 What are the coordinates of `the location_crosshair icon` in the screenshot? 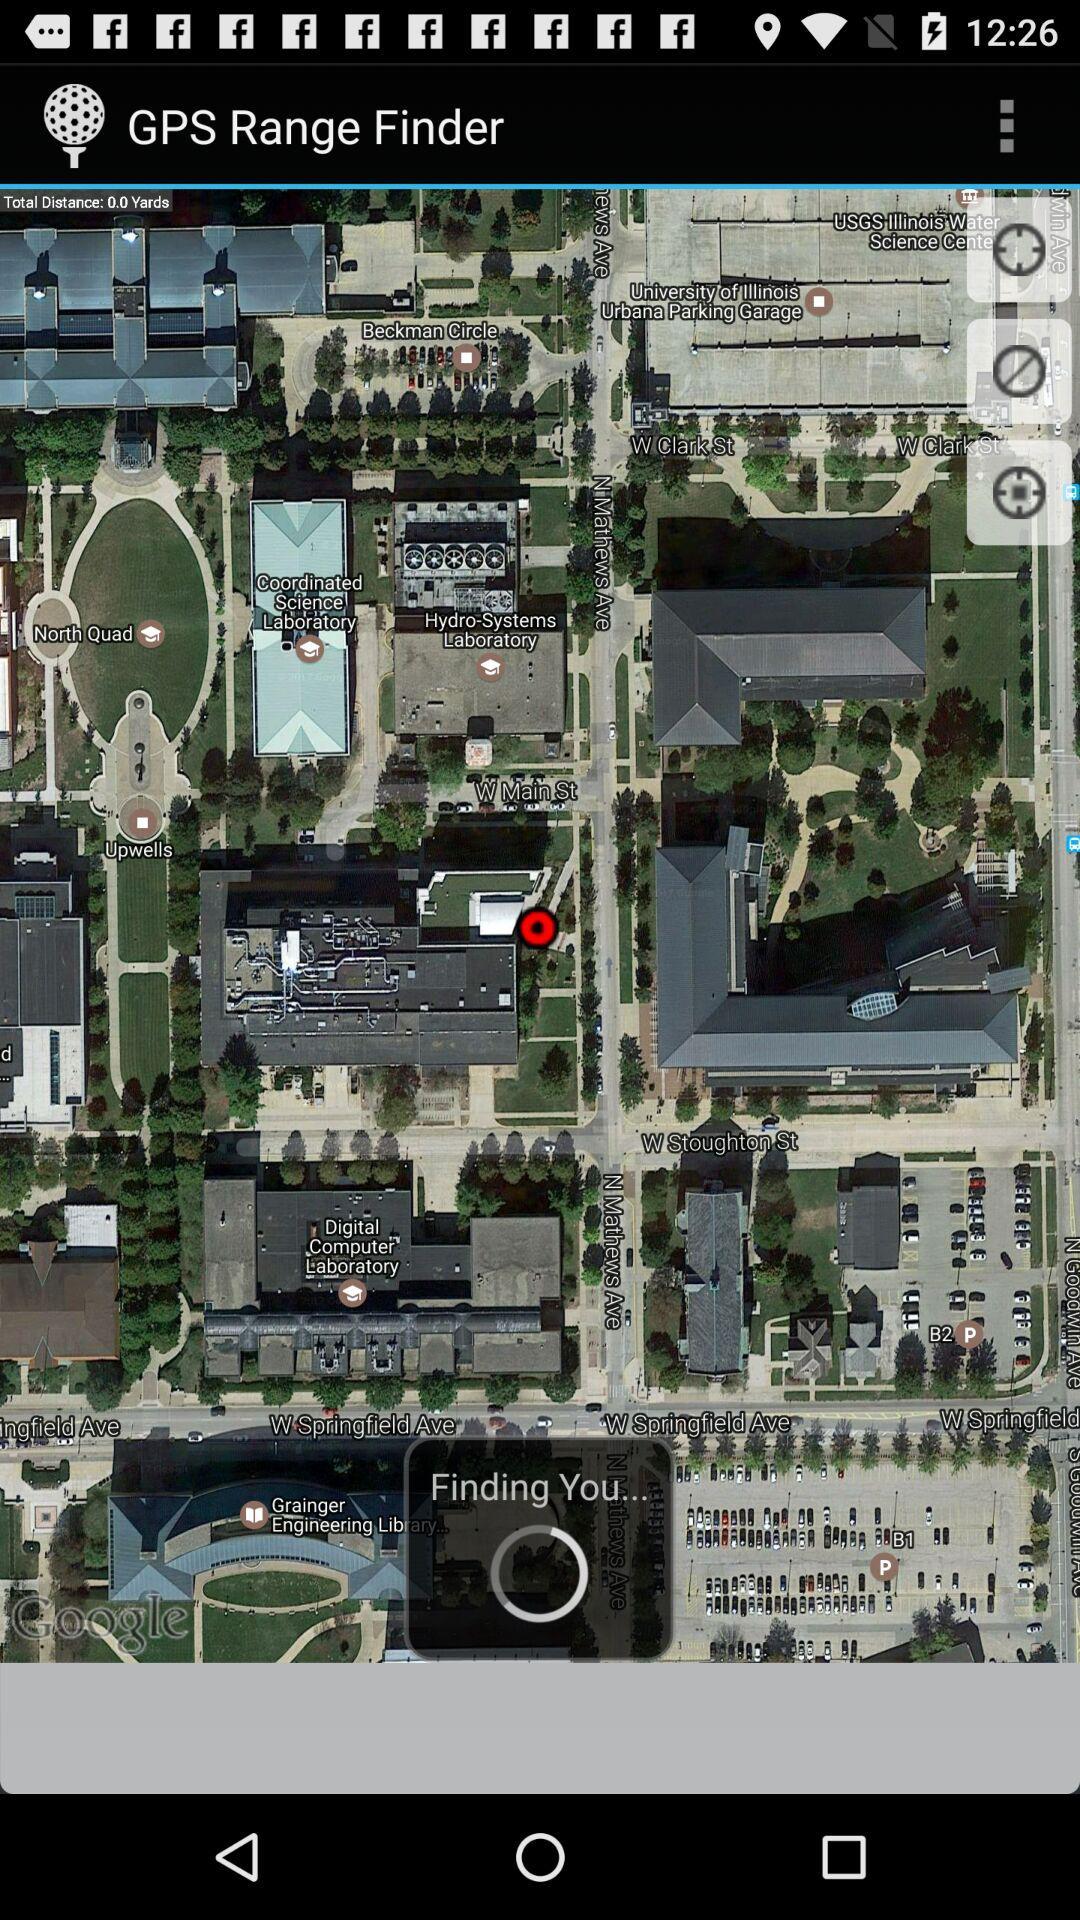 It's located at (1019, 527).